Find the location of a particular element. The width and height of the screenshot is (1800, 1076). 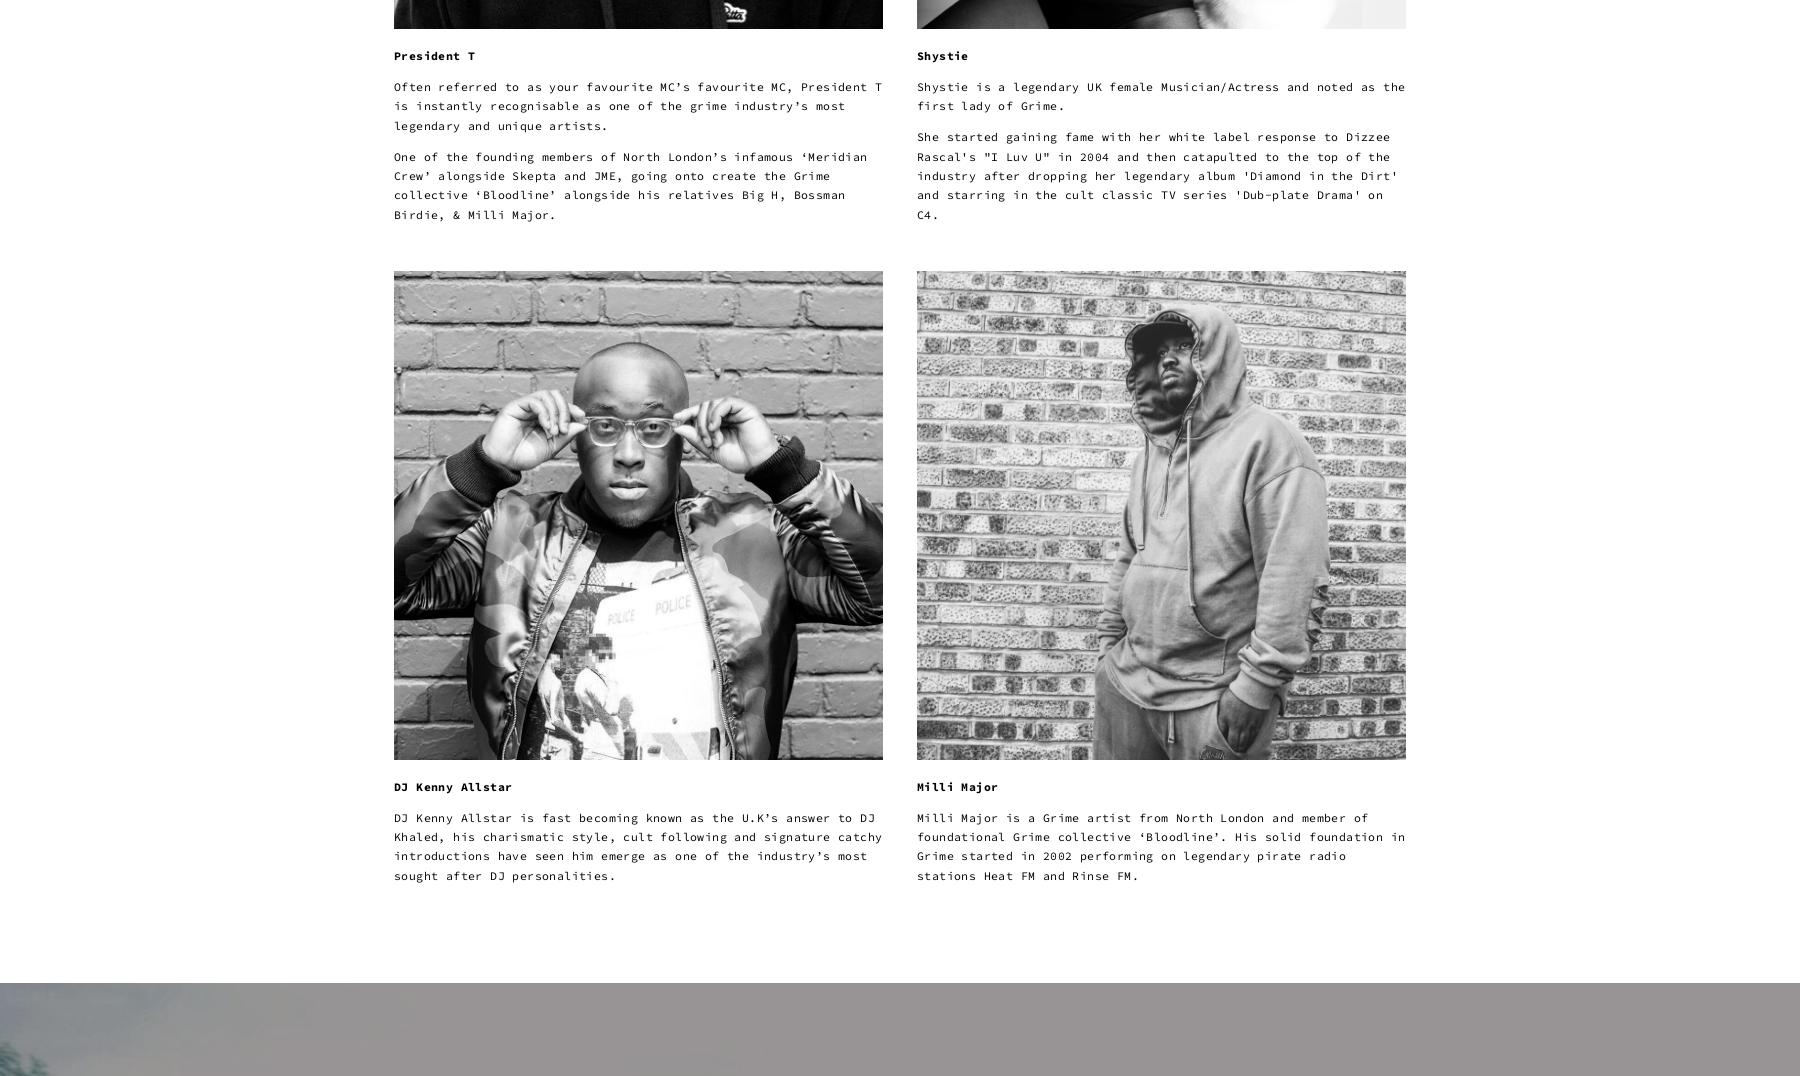

'Shystie is a legendary UK female Musician/Actress and noted as the first lady of Grime.' is located at coordinates (1160, 94).